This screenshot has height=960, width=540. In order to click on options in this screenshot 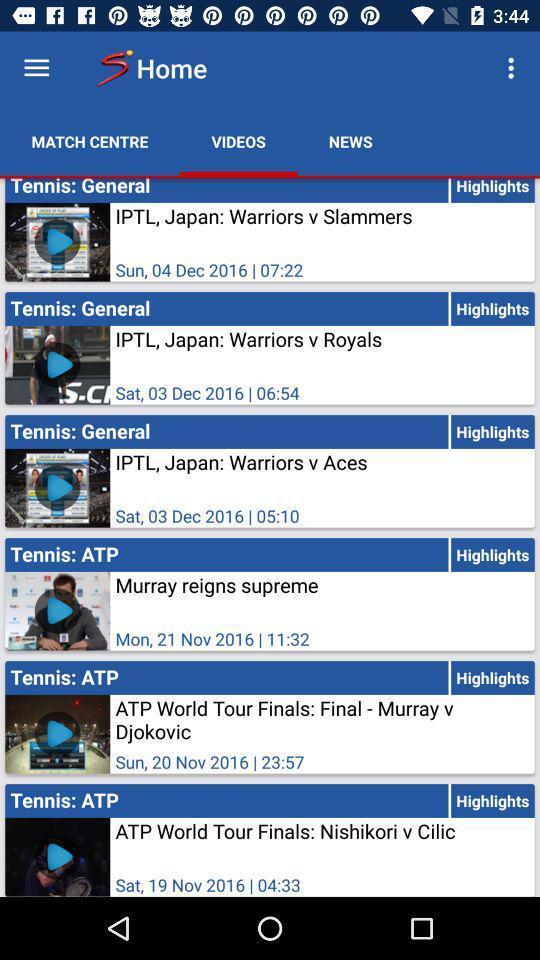, I will do `click(36, 68)`.